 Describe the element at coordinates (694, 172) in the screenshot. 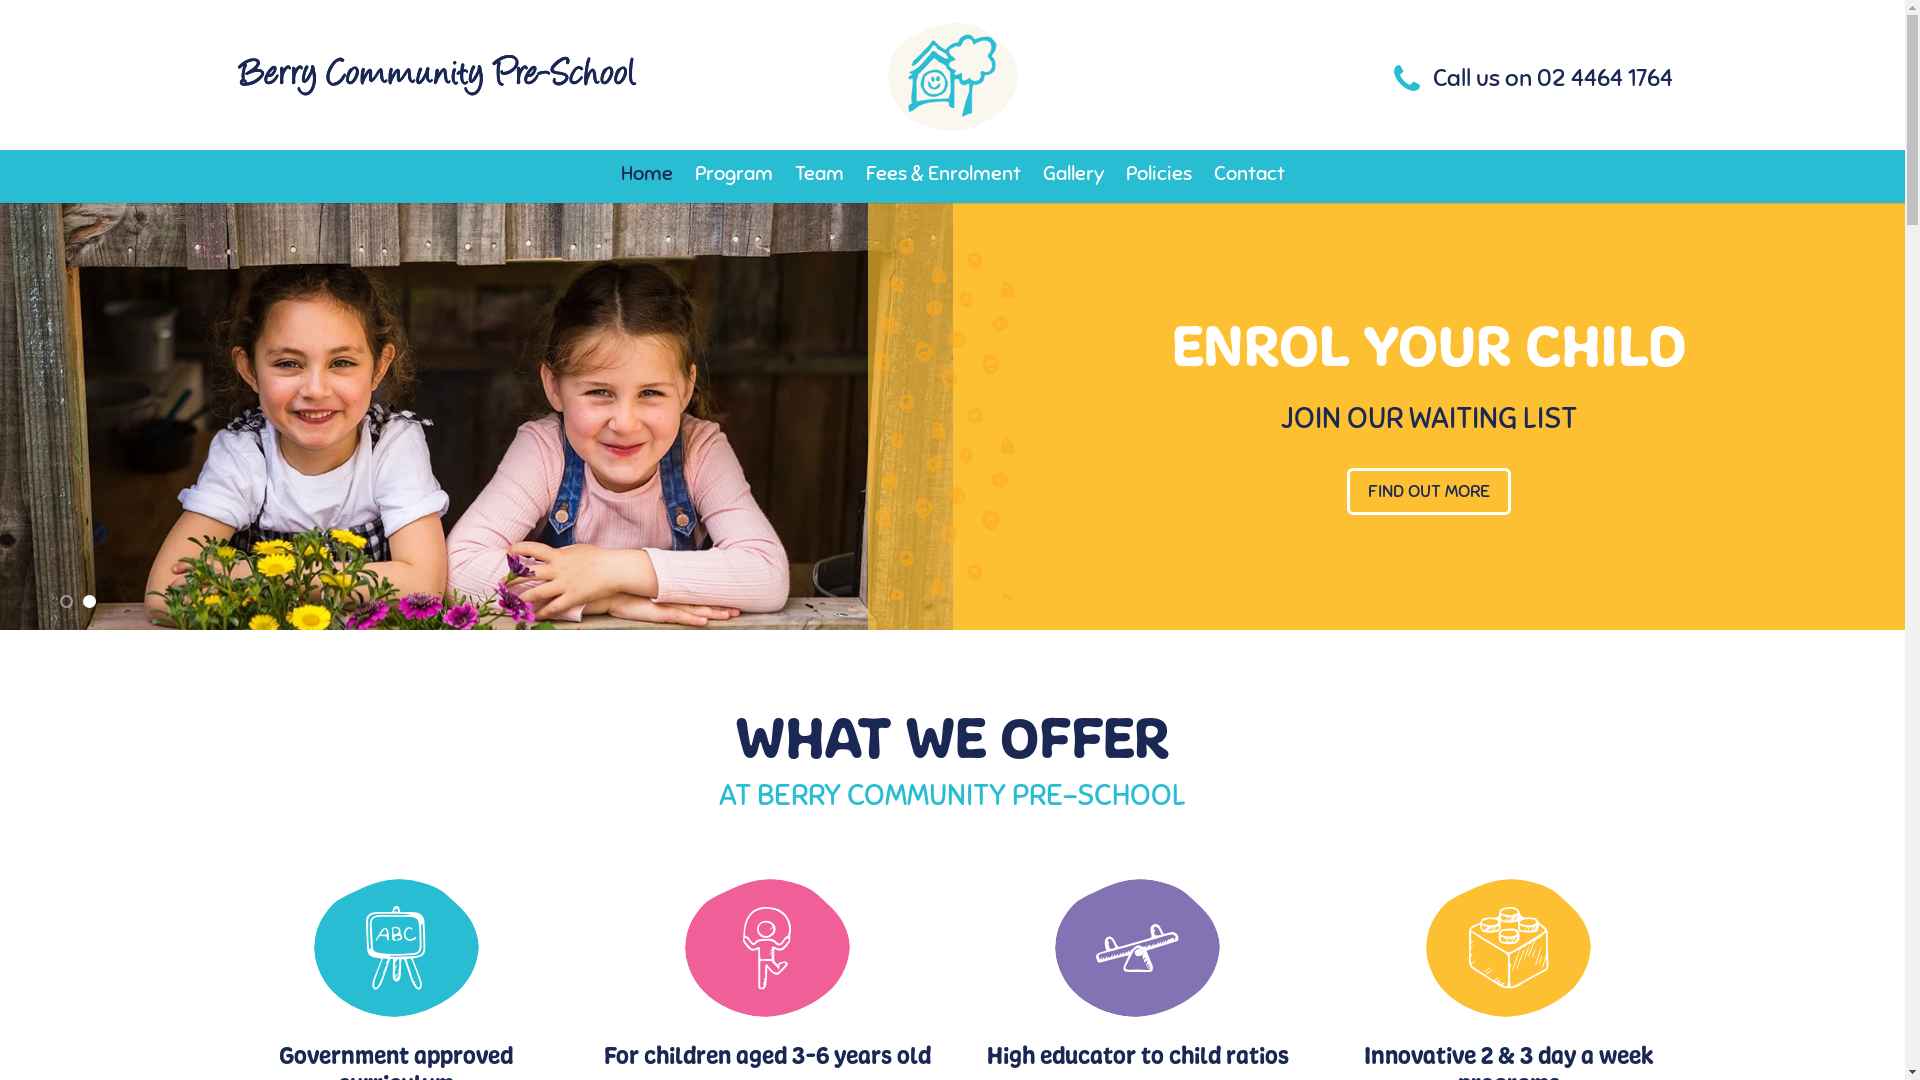

I see `'Program'` at that location.